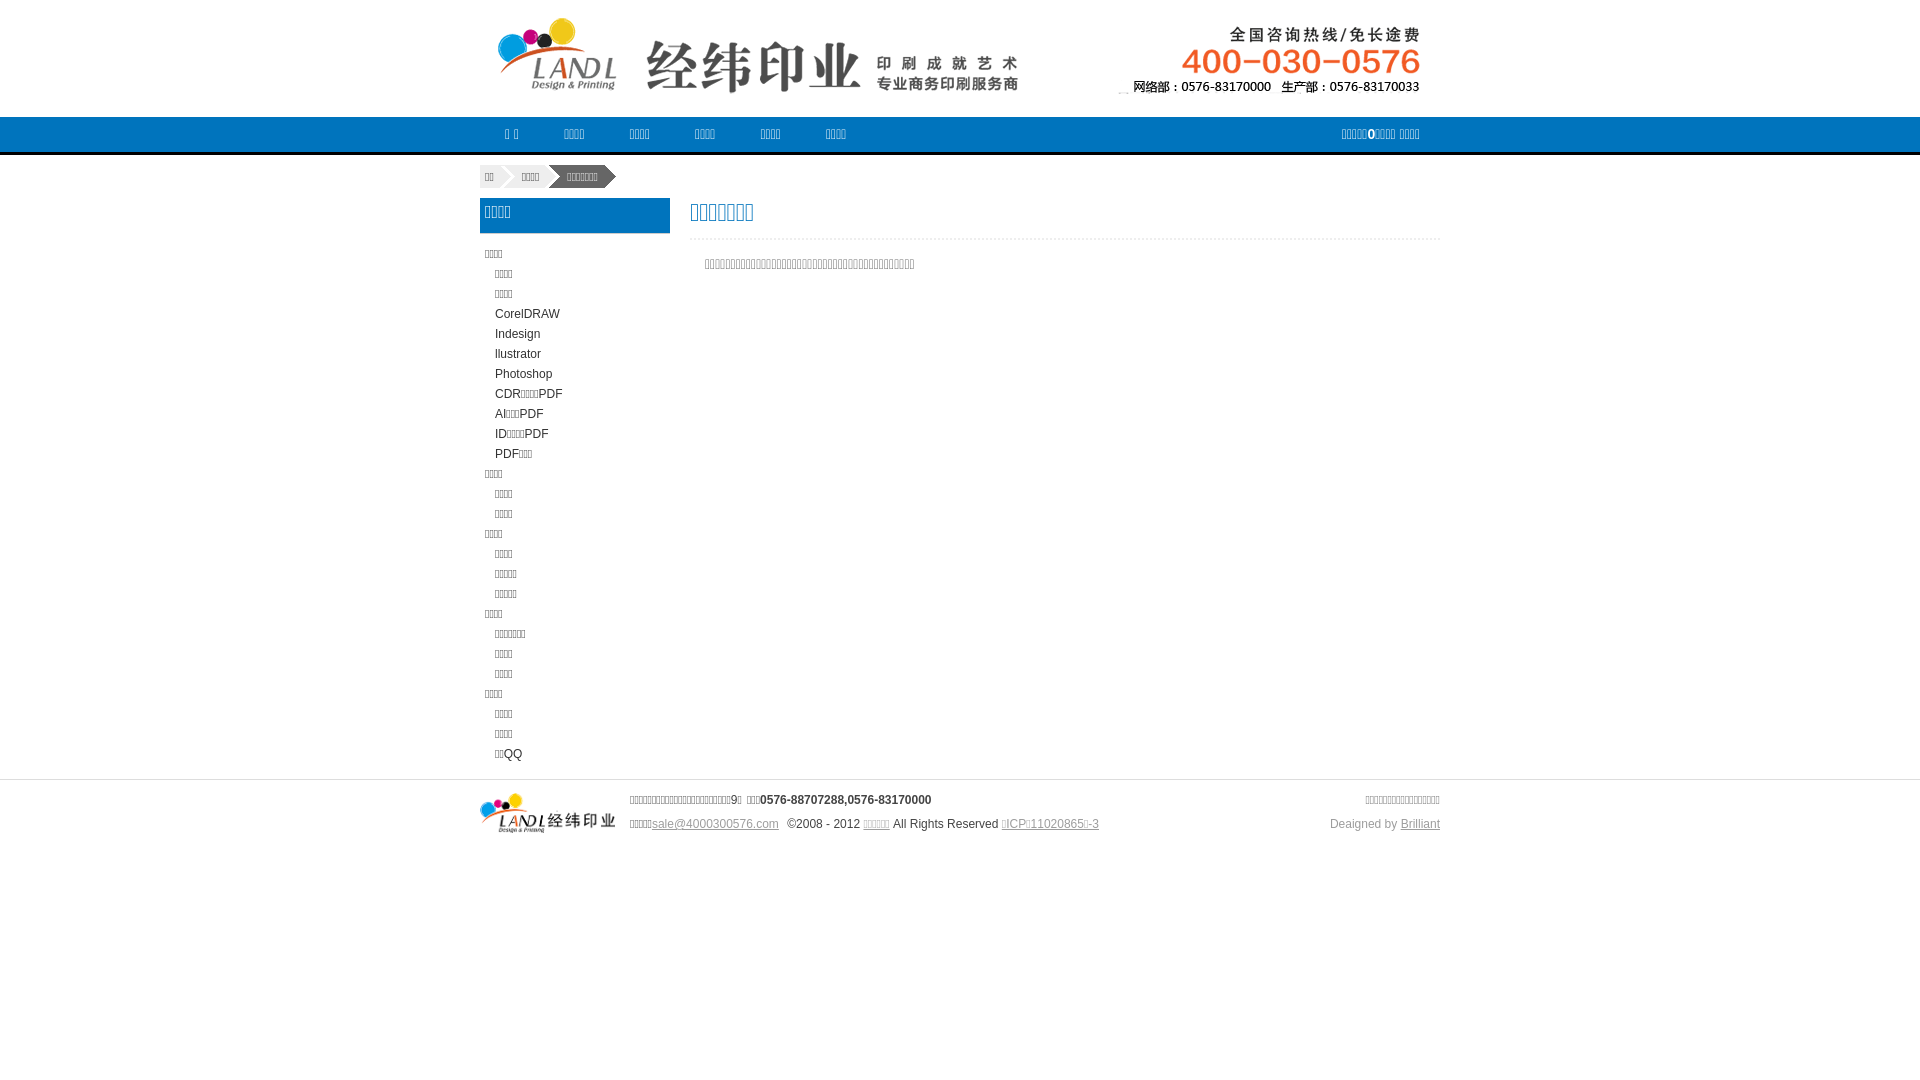  I want to click on 'CorelDRAW', so click(527, 313).